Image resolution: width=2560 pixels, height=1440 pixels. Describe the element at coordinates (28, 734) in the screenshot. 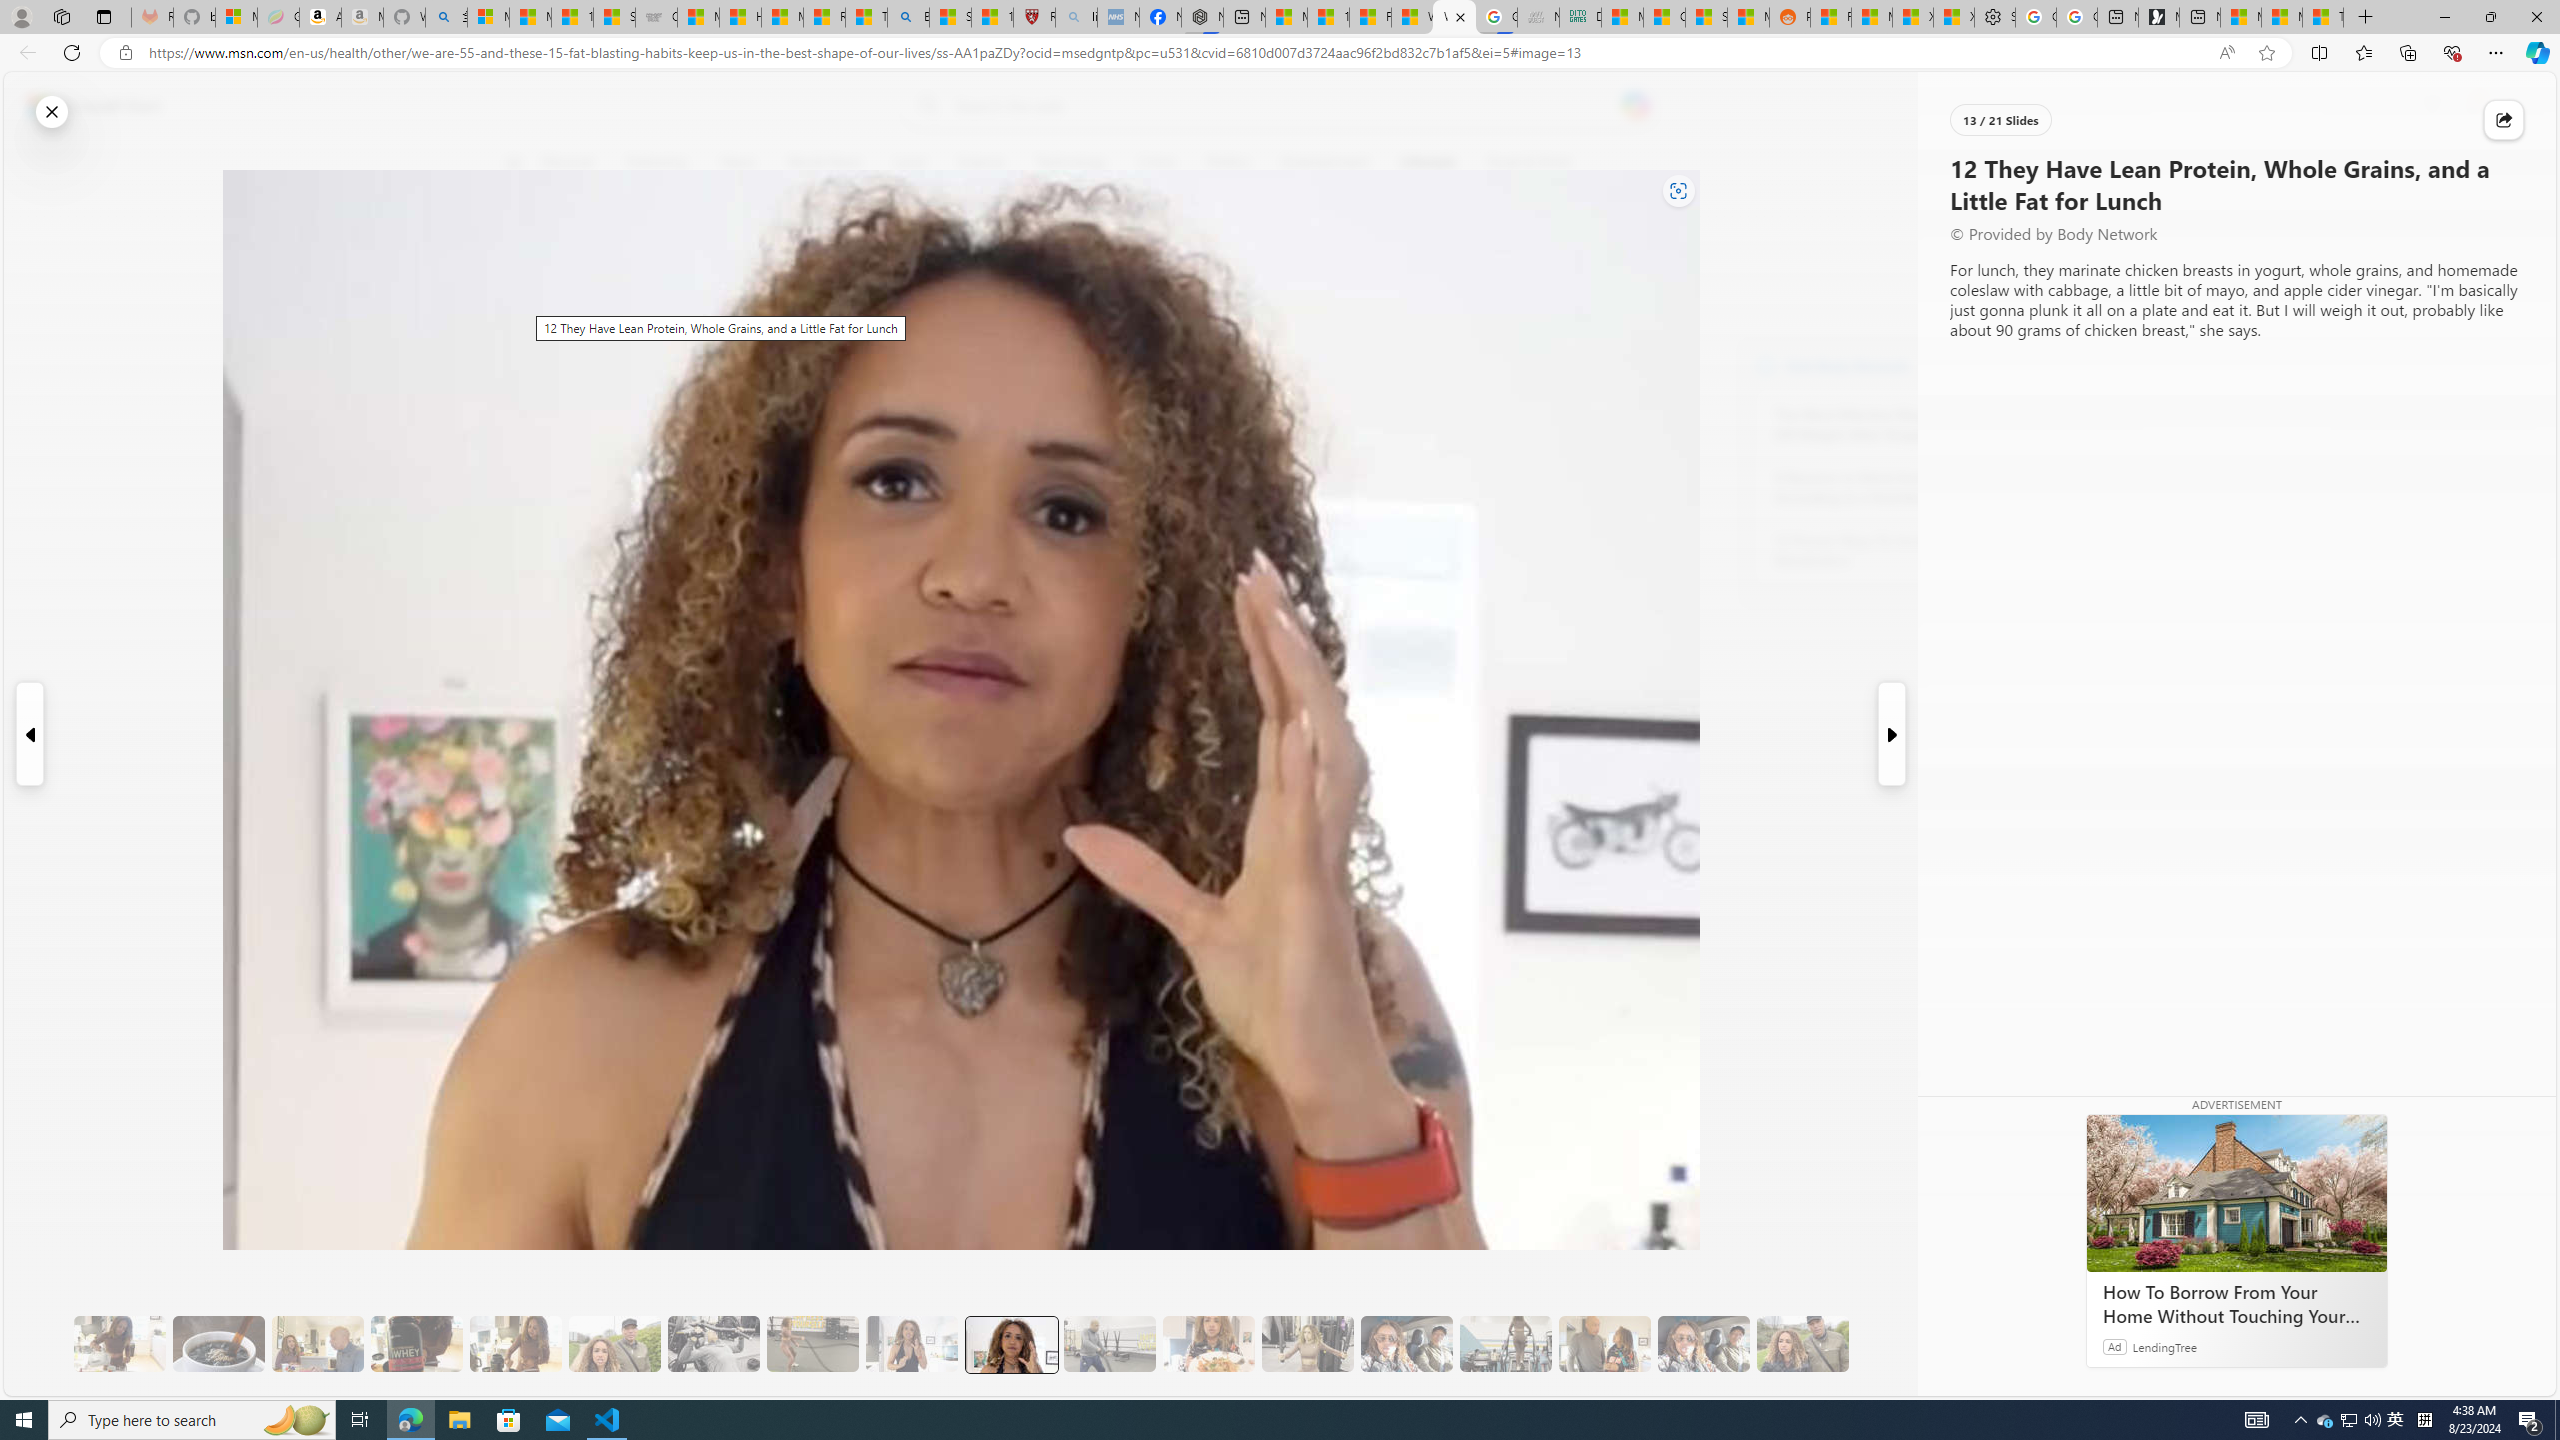

I see `'Previous Slide'` at that location.